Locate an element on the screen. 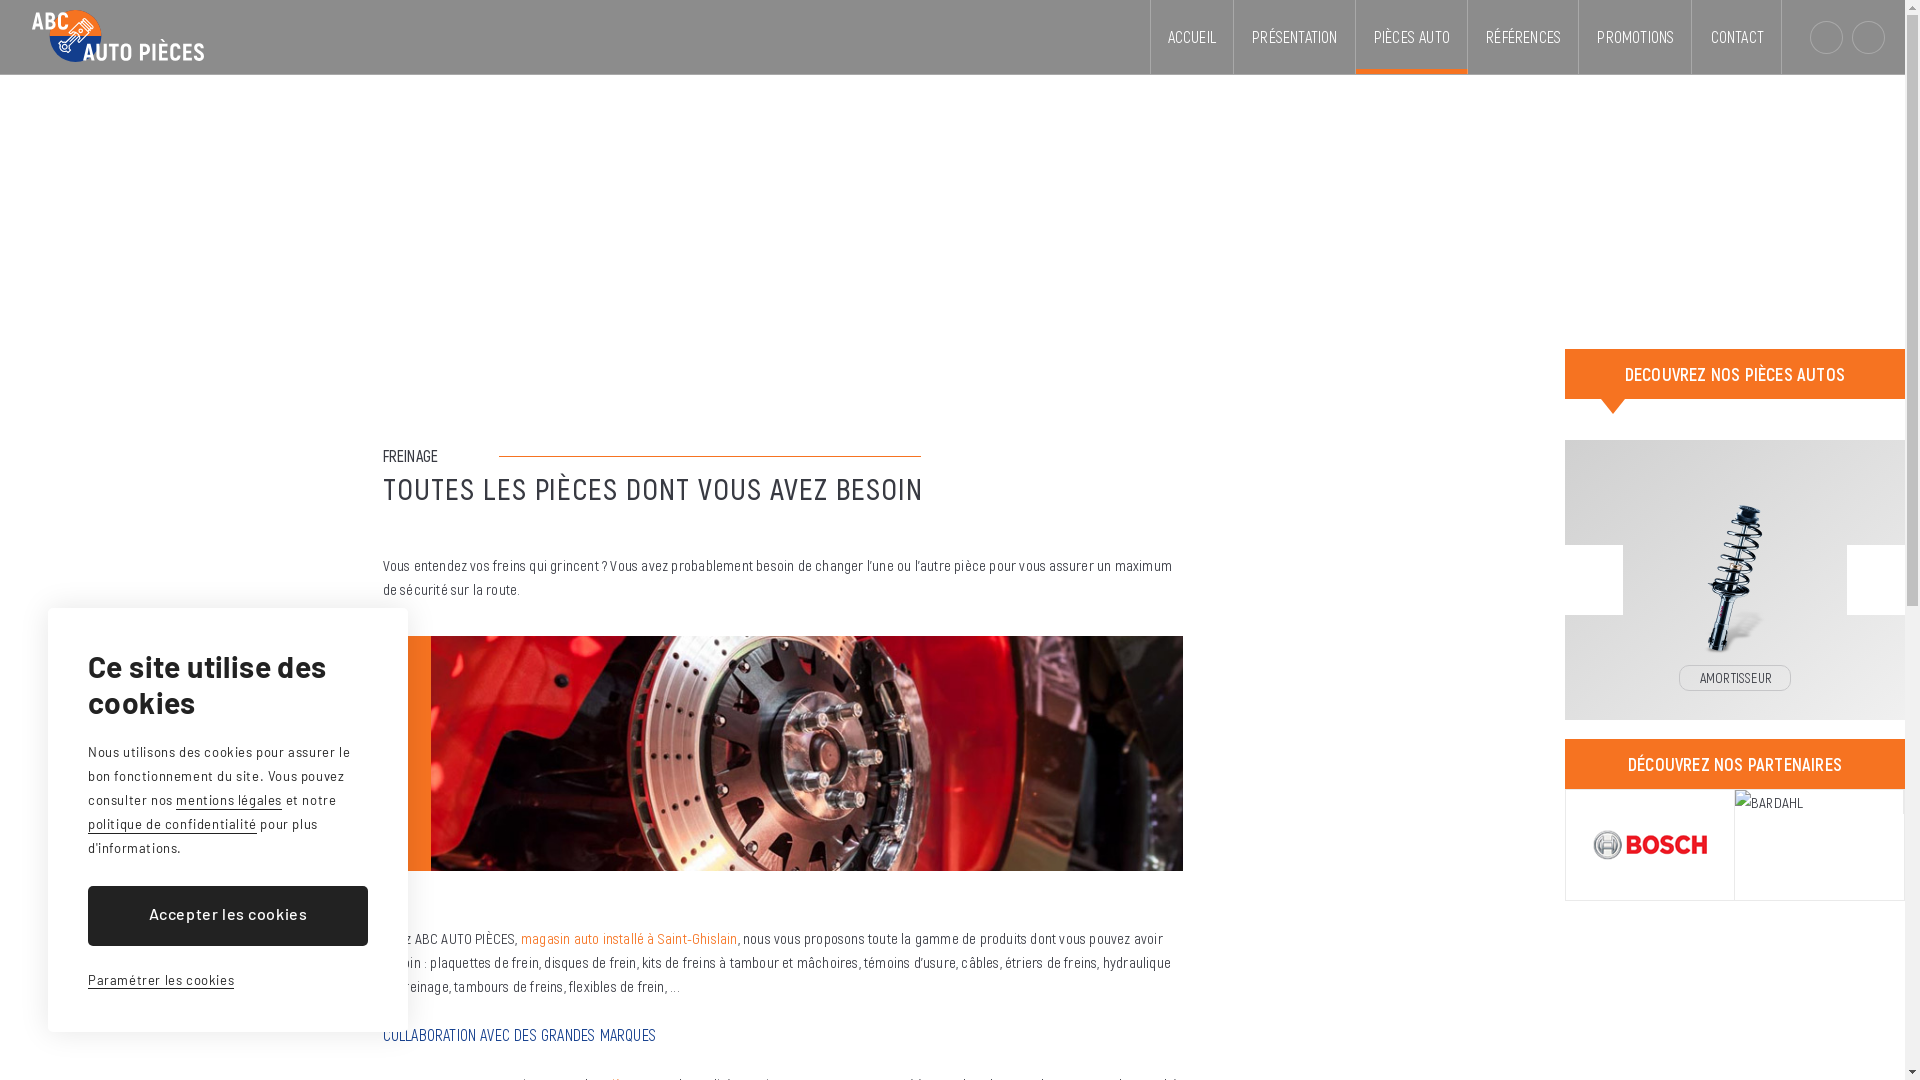 This screenshot has width=1920, height=1080. 'Amortisseur' is located at coordinates (1733, 552).